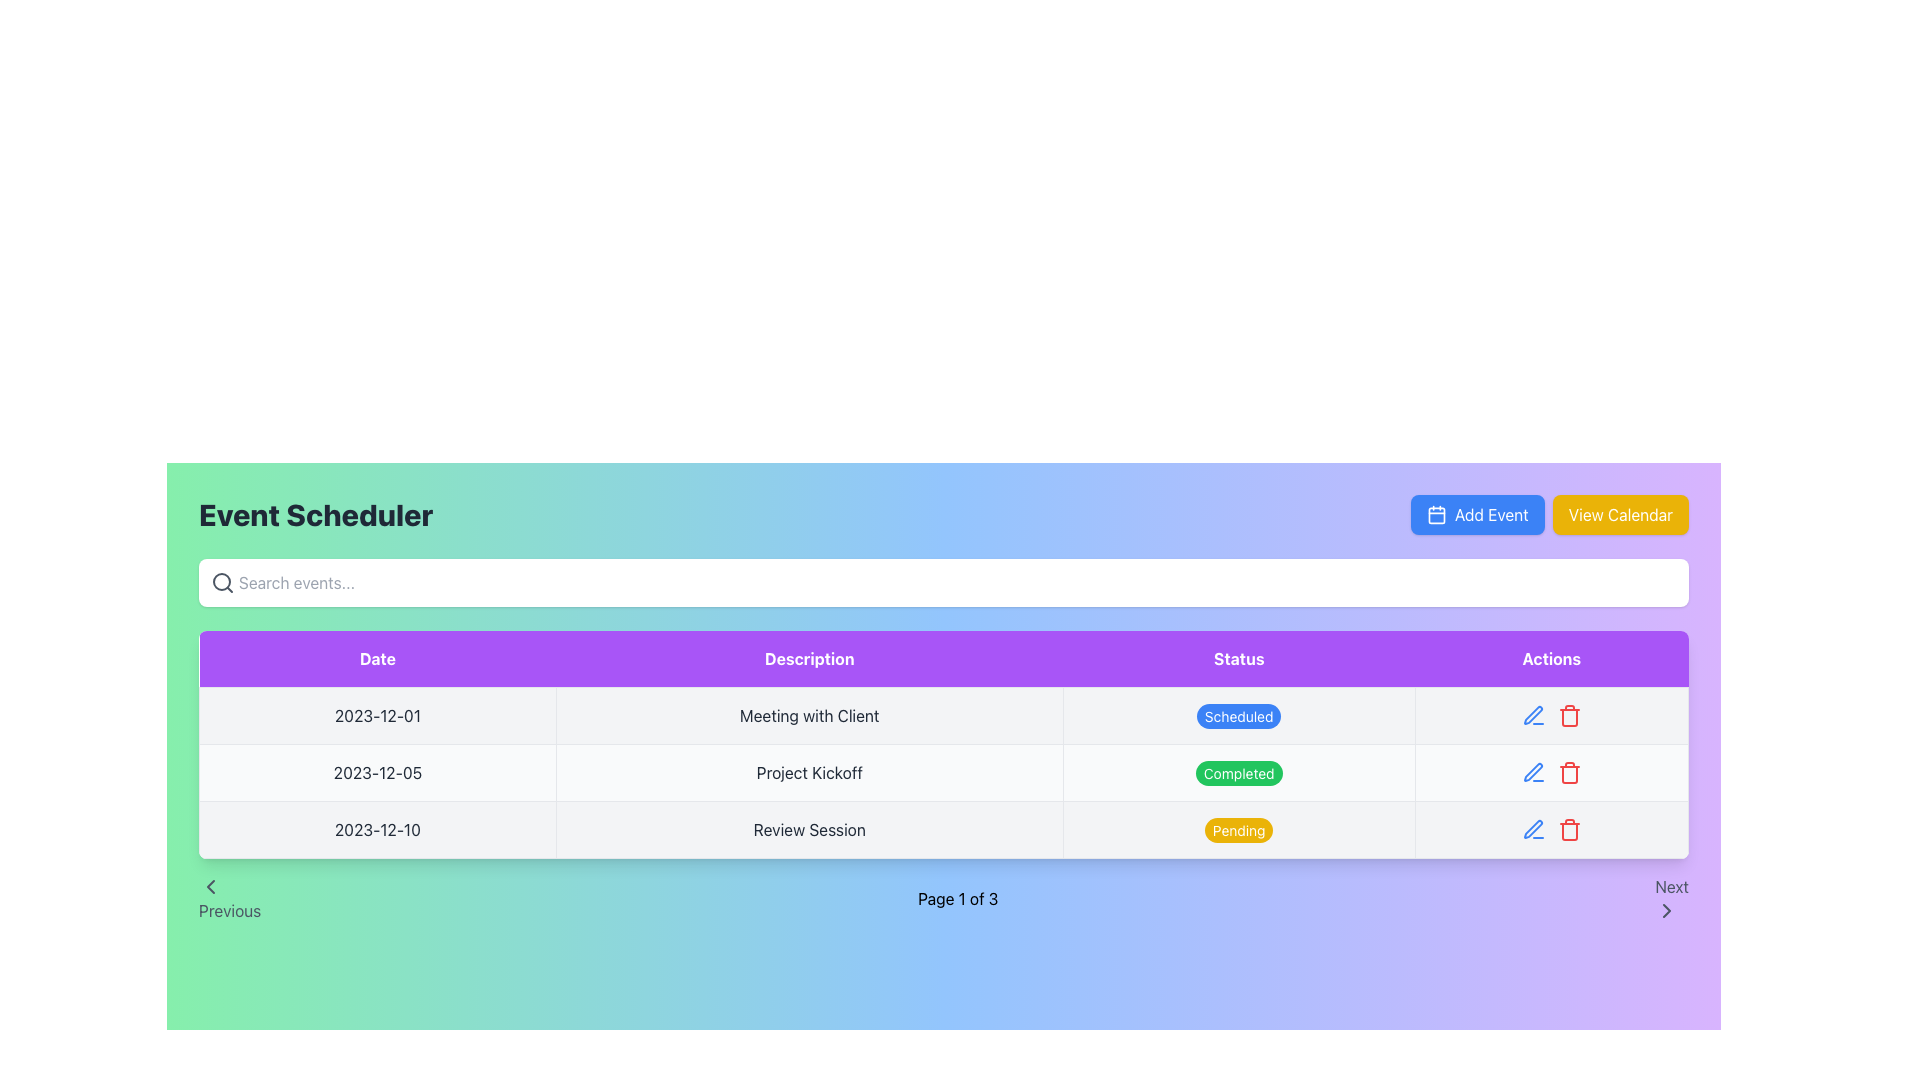  What do you see at coordinates (1550, 829) in the screenshot?
I see `the red trash bin icon located in the 'Actions' column of the last row of the table, aligned with the 'Pending' status` at bounding box center [1550, 829].